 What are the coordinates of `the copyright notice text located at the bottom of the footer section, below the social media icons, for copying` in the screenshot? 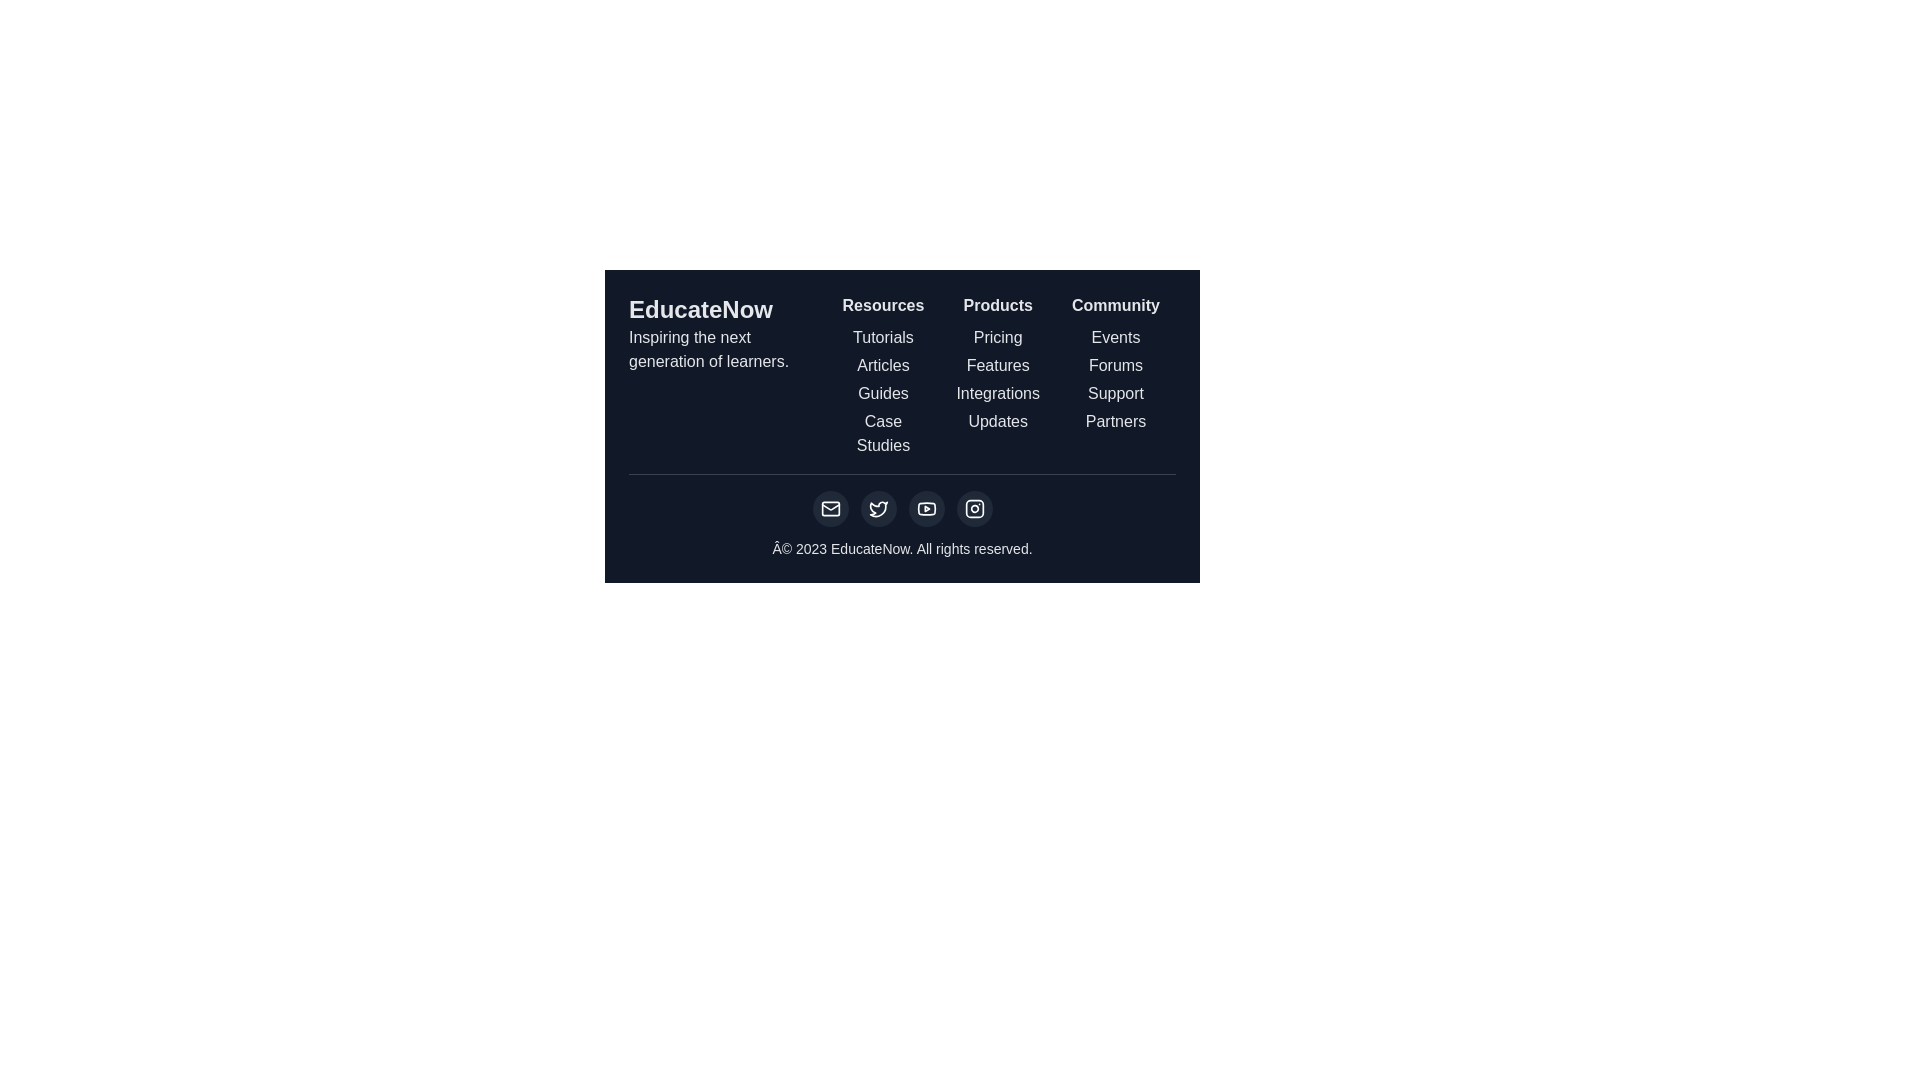 It's located at (901, 548).